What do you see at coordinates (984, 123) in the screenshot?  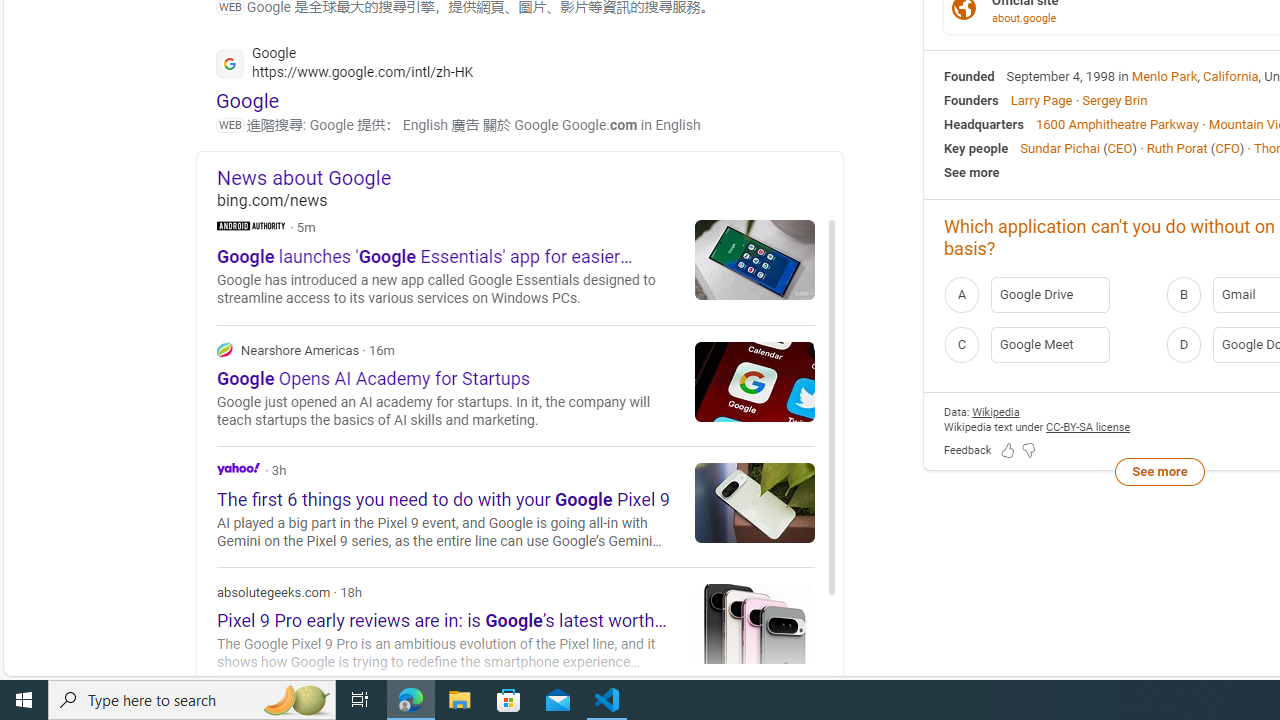 I see `'Headquarters'` at bounding box center [984, 123].